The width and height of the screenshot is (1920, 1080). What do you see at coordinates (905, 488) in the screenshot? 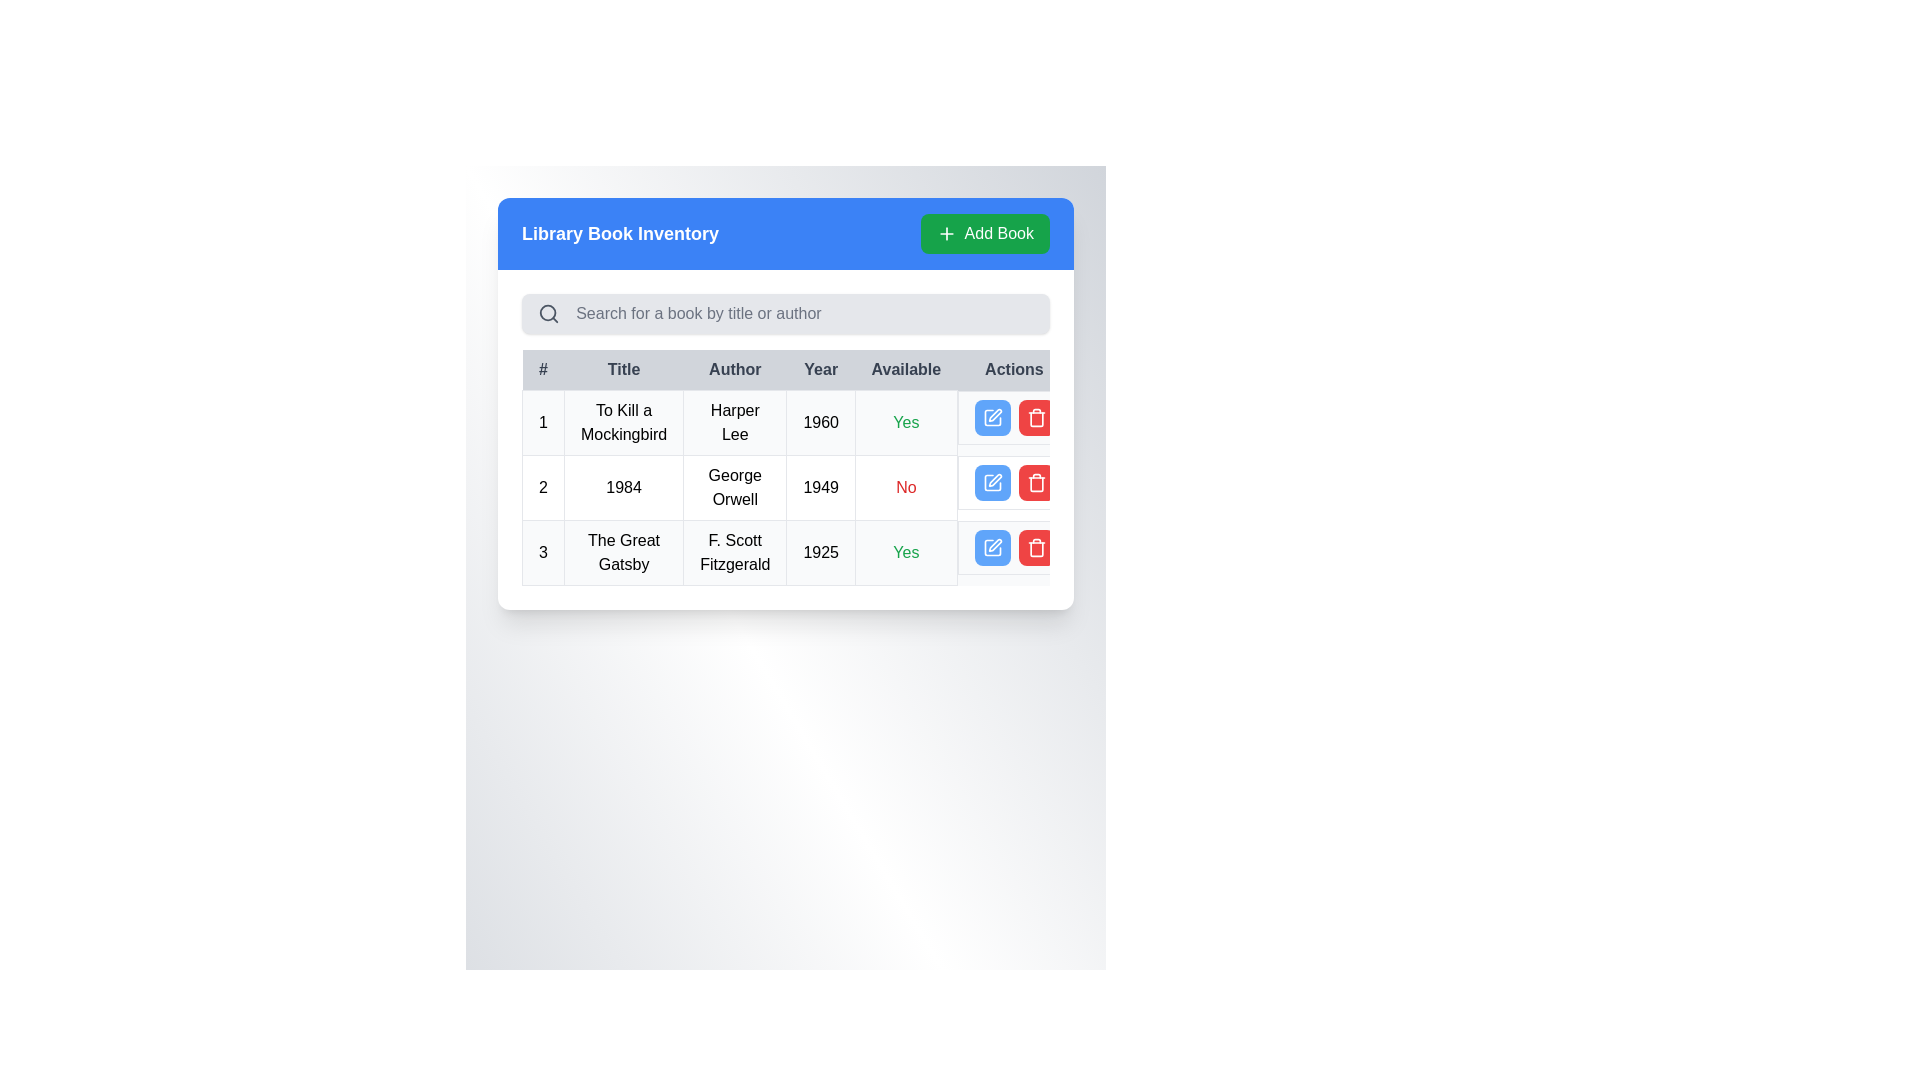
I see `the informational text label indicating the unavailability of the book '1984', located in the second row of the table under the 'Available' column` at bounding box center [905, 488].